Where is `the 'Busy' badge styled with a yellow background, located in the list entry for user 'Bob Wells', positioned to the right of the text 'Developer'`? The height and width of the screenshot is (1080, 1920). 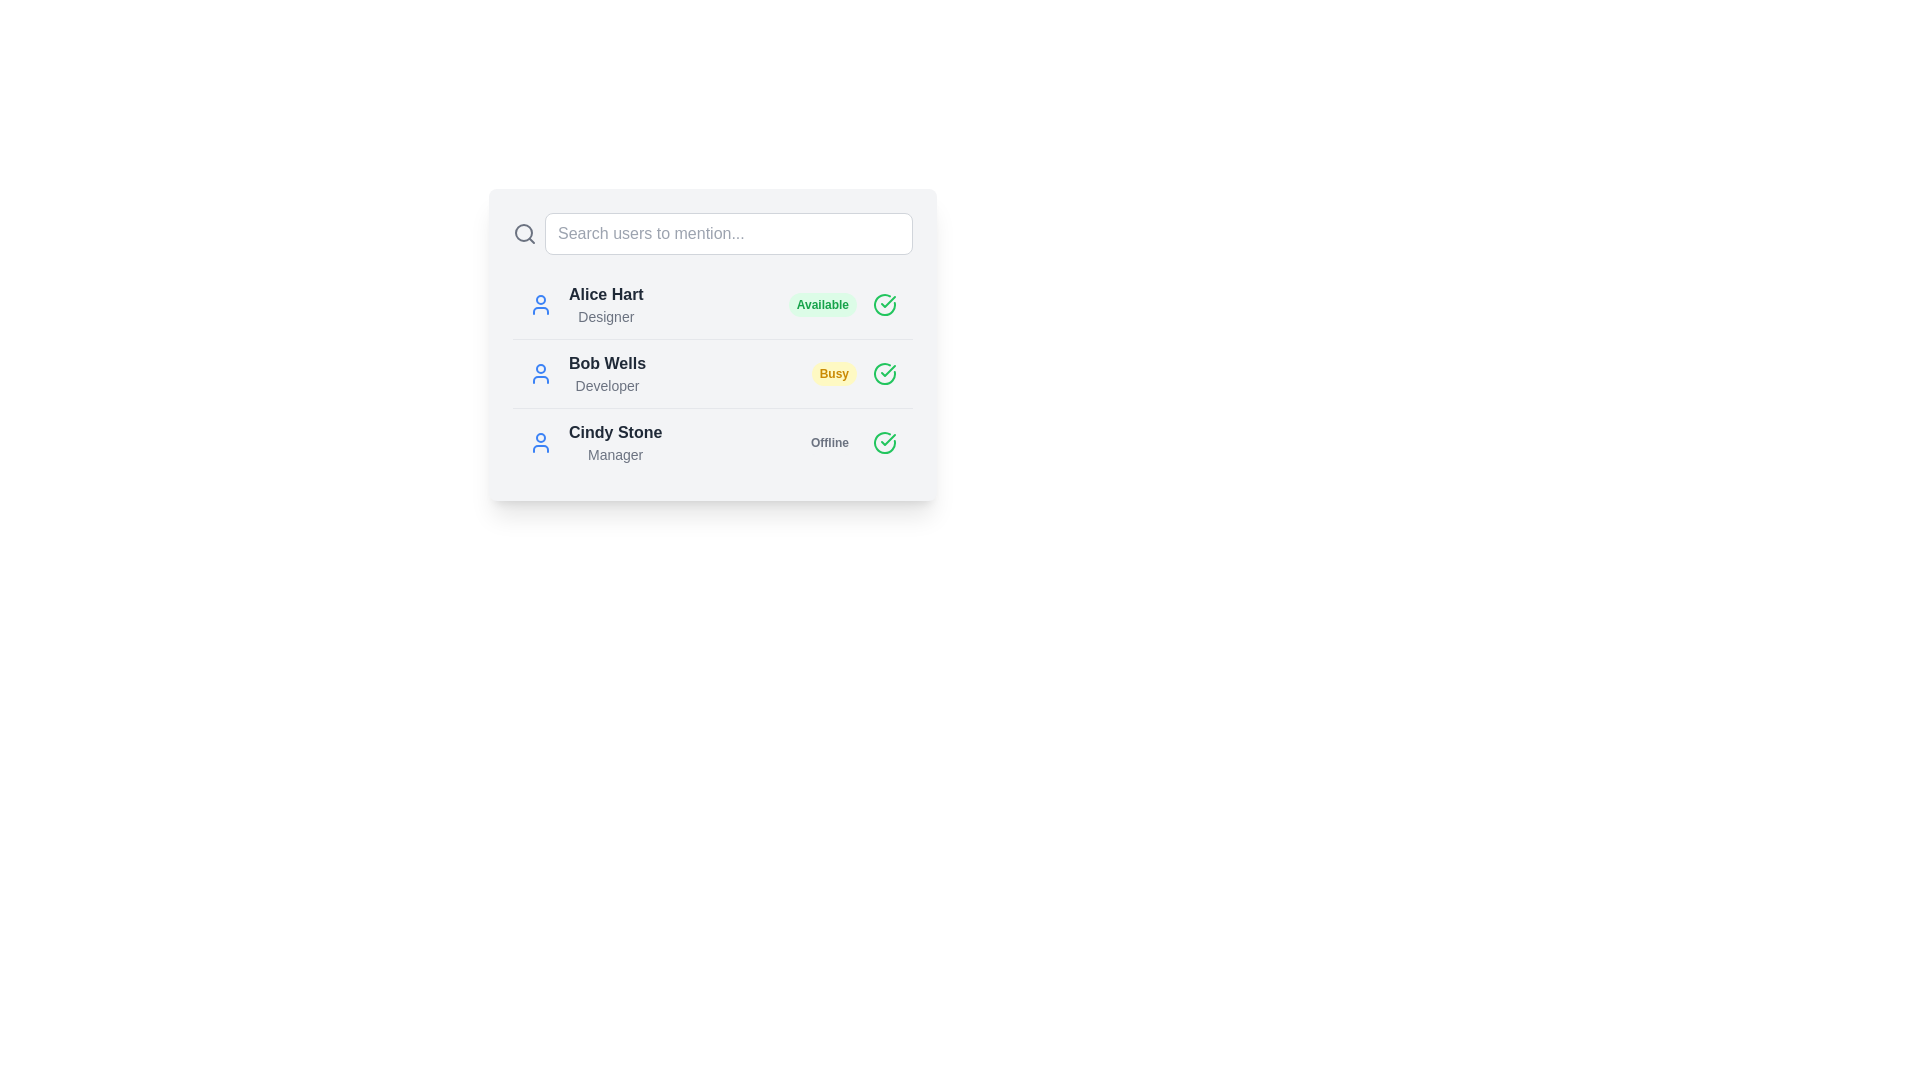
the 'Busy' badge styled with a yellow background, located in the list entry for user 'Bob Wells', positioned to the right of the text 'Developer' is located at coordinates (834, 374).